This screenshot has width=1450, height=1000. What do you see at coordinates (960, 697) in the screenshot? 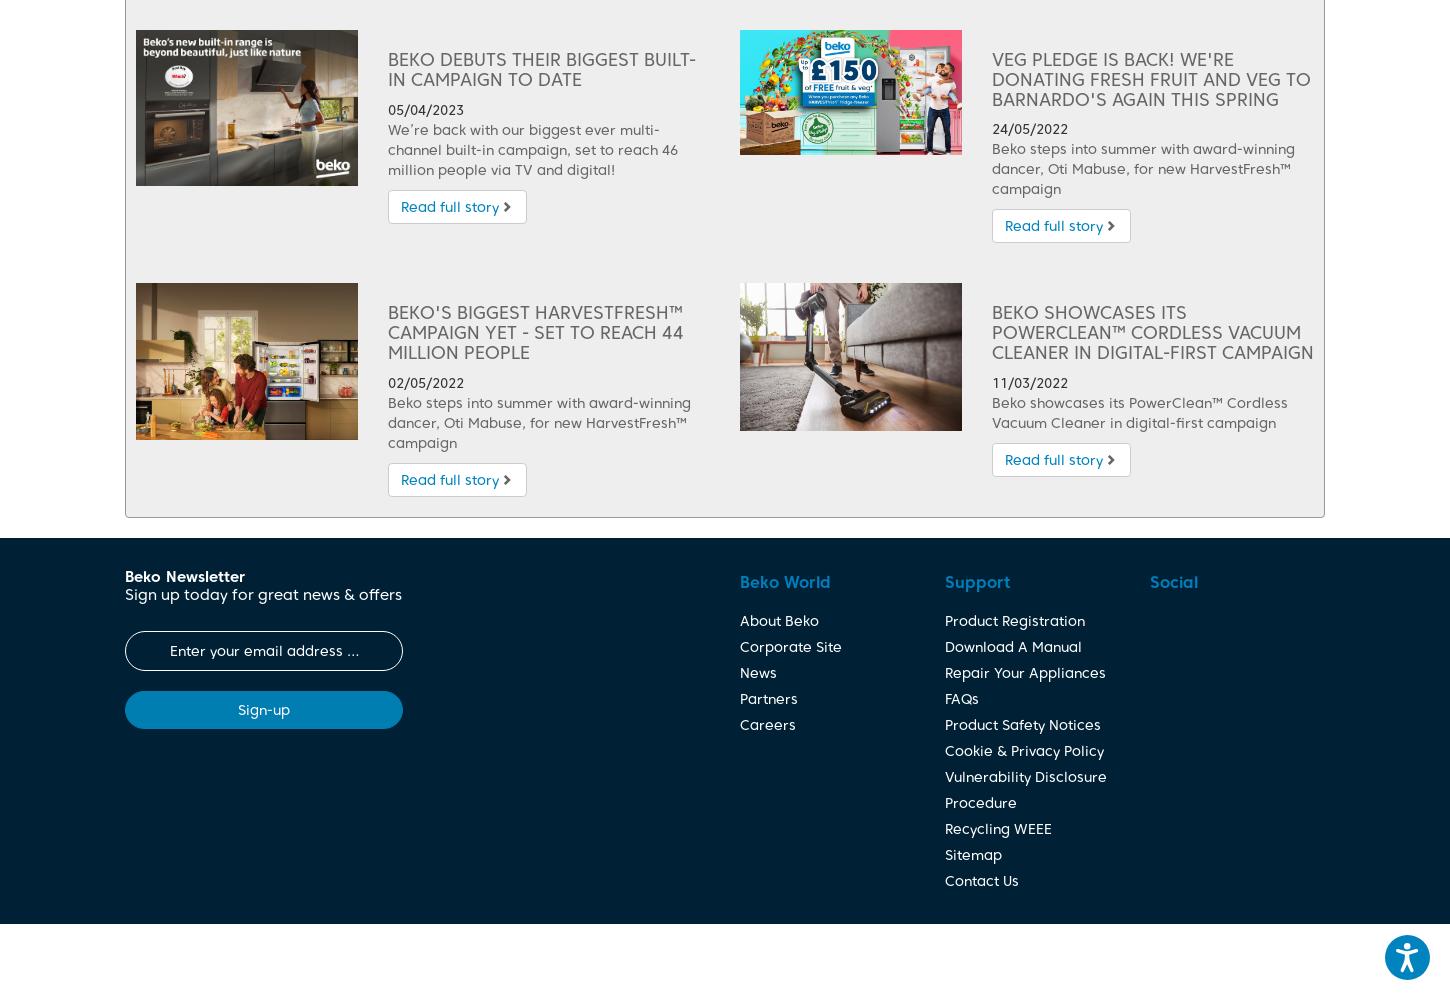
I see `'FAQs'` at bounding box center [960, 697].